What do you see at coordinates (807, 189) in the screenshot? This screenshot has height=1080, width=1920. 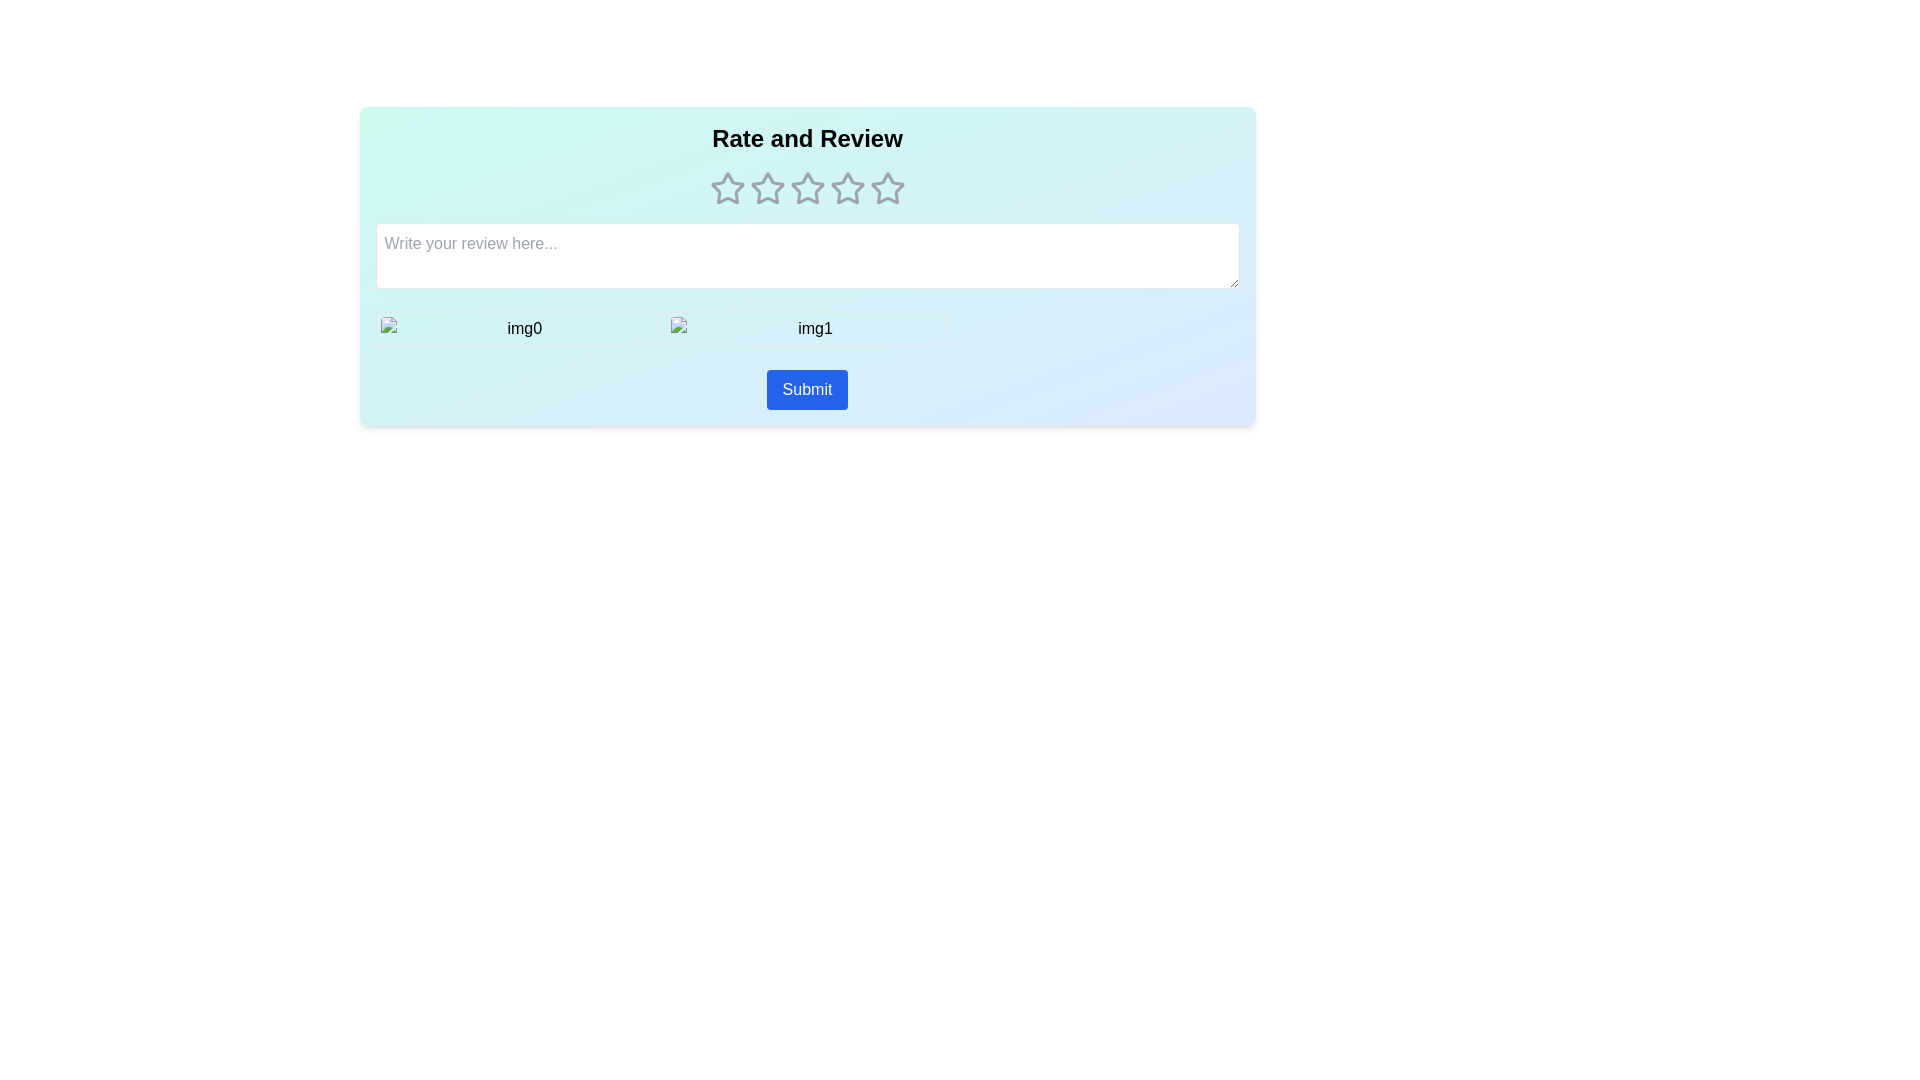 I see `the star corresponding to 3 stars to preview the rating` at bounding box center [807, 189].